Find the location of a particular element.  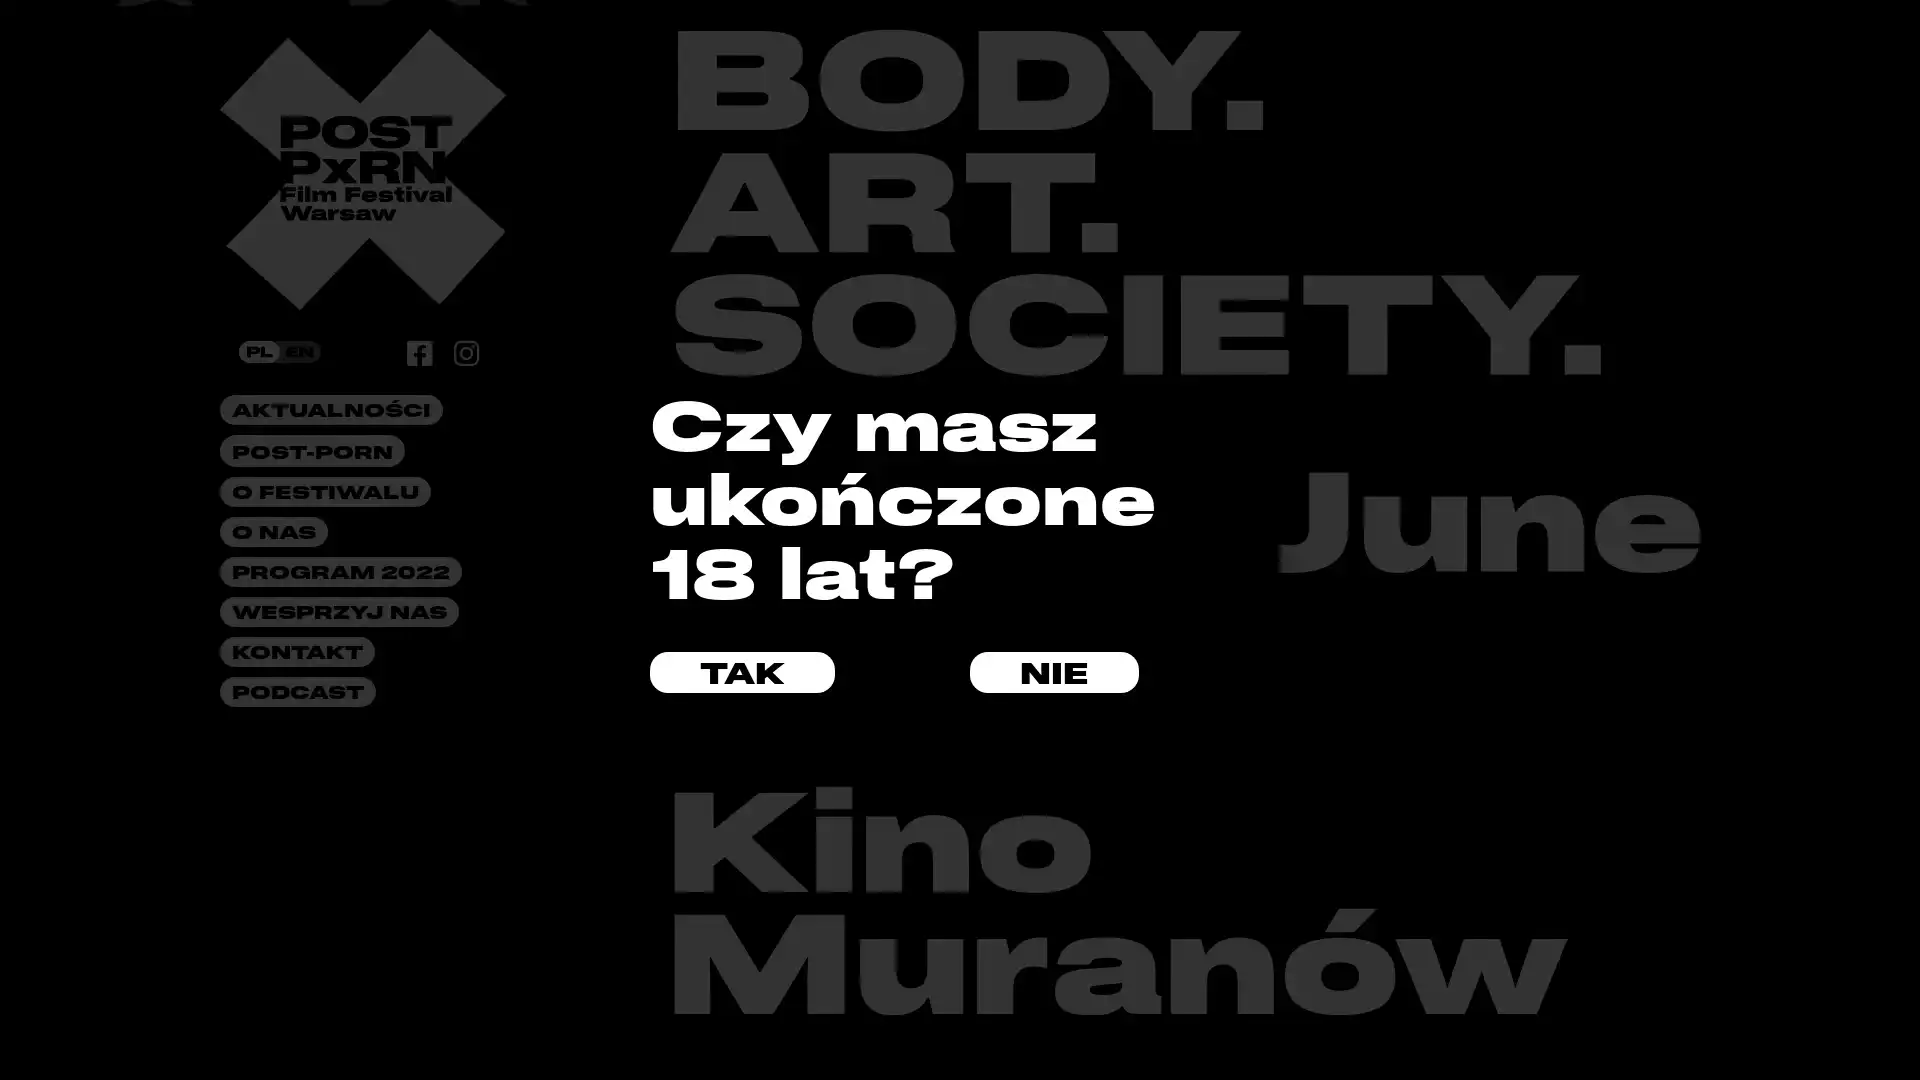

AKTUALNOSCI is located at coordinates (331, 408).